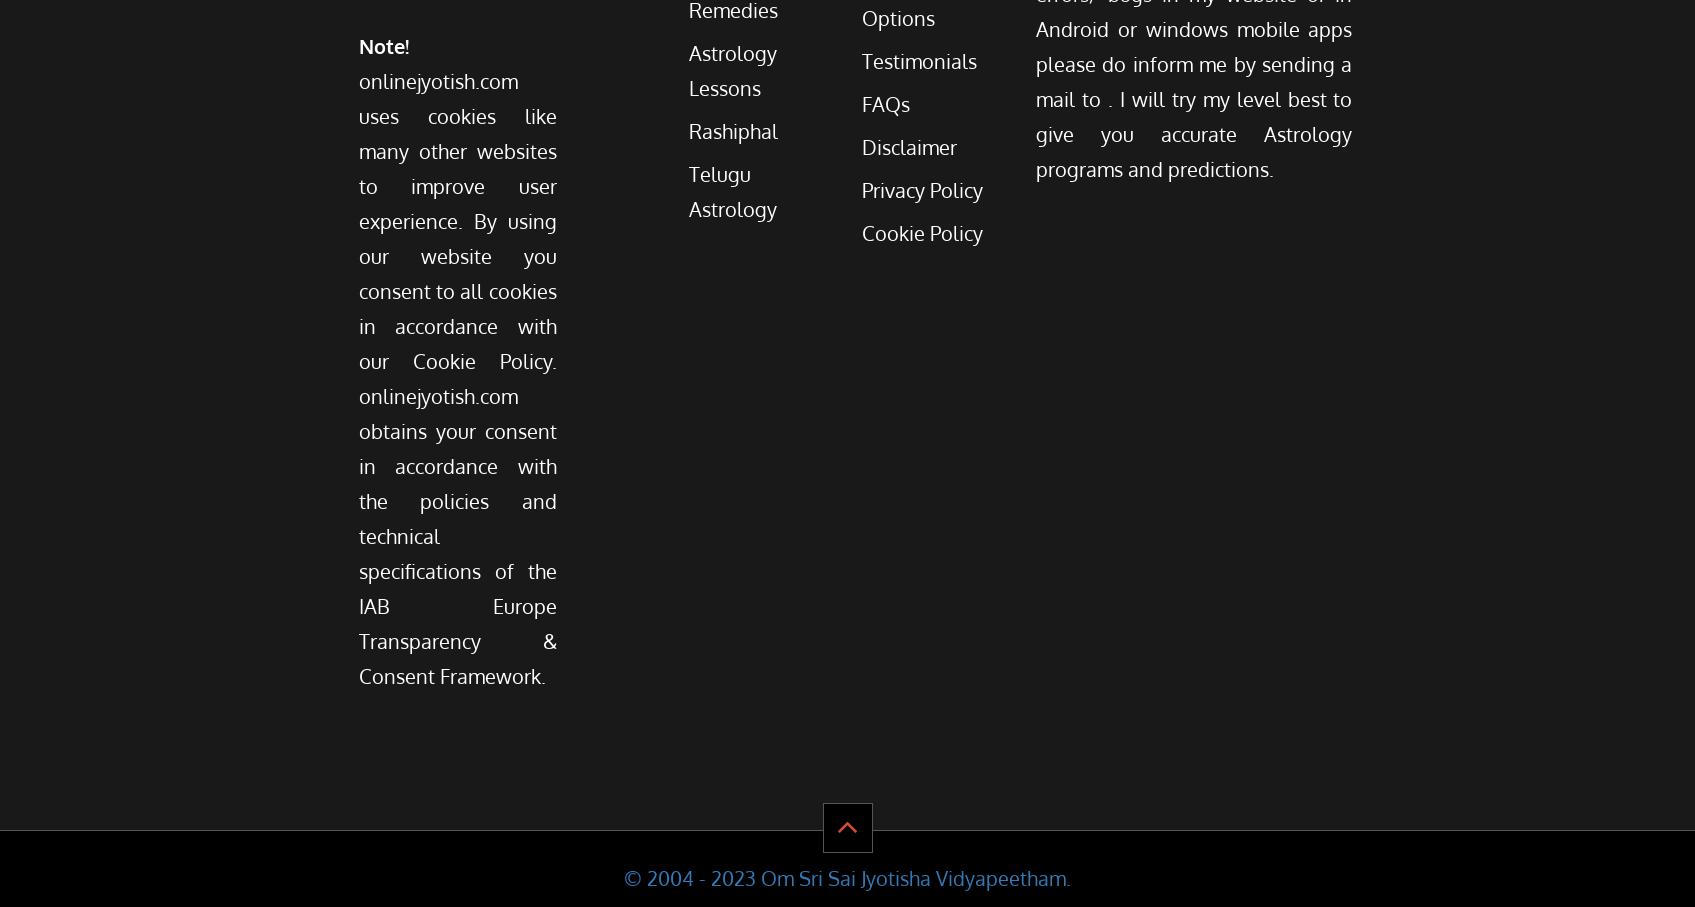 The image size is (1695, 907). What do you see at coordinates (908, 147) in the screenshot?
I see `'Disclaimer'` at bounding box center [908, 147].